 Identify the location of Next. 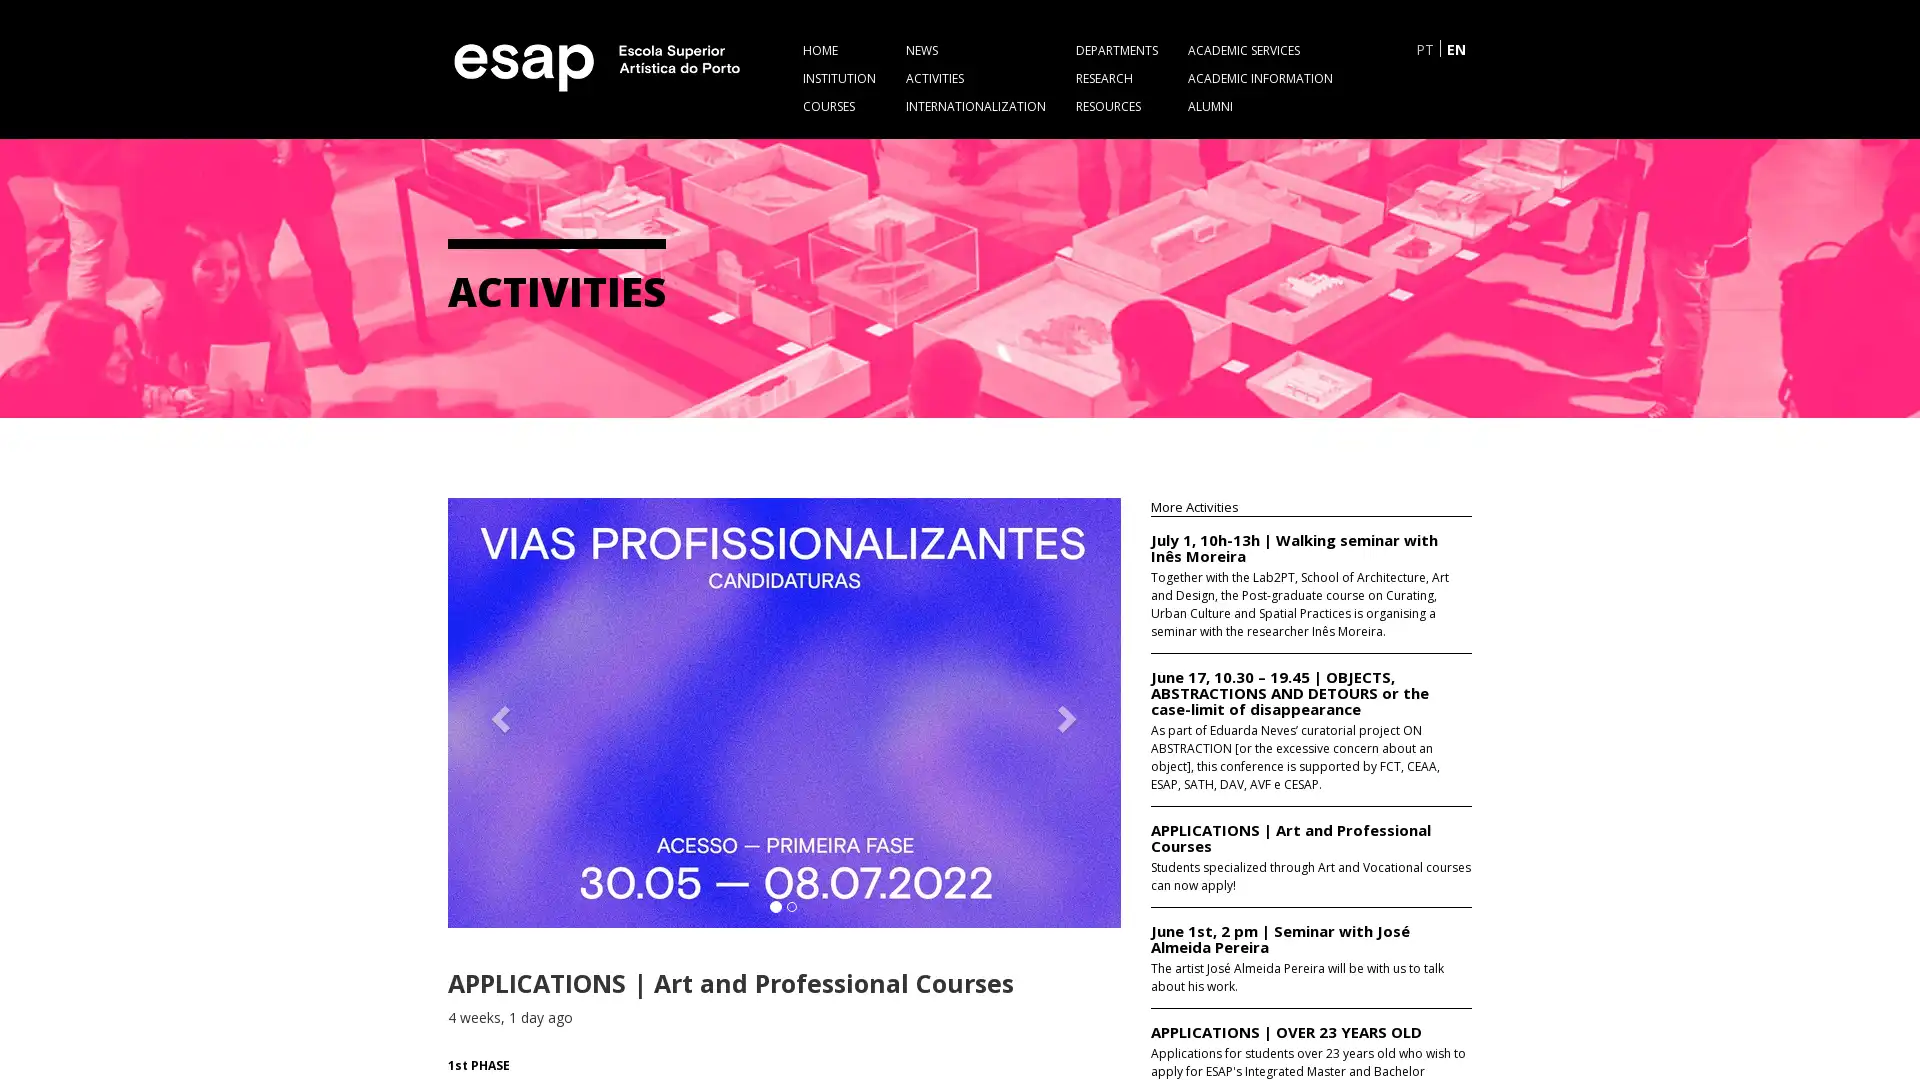
(1068, 711).